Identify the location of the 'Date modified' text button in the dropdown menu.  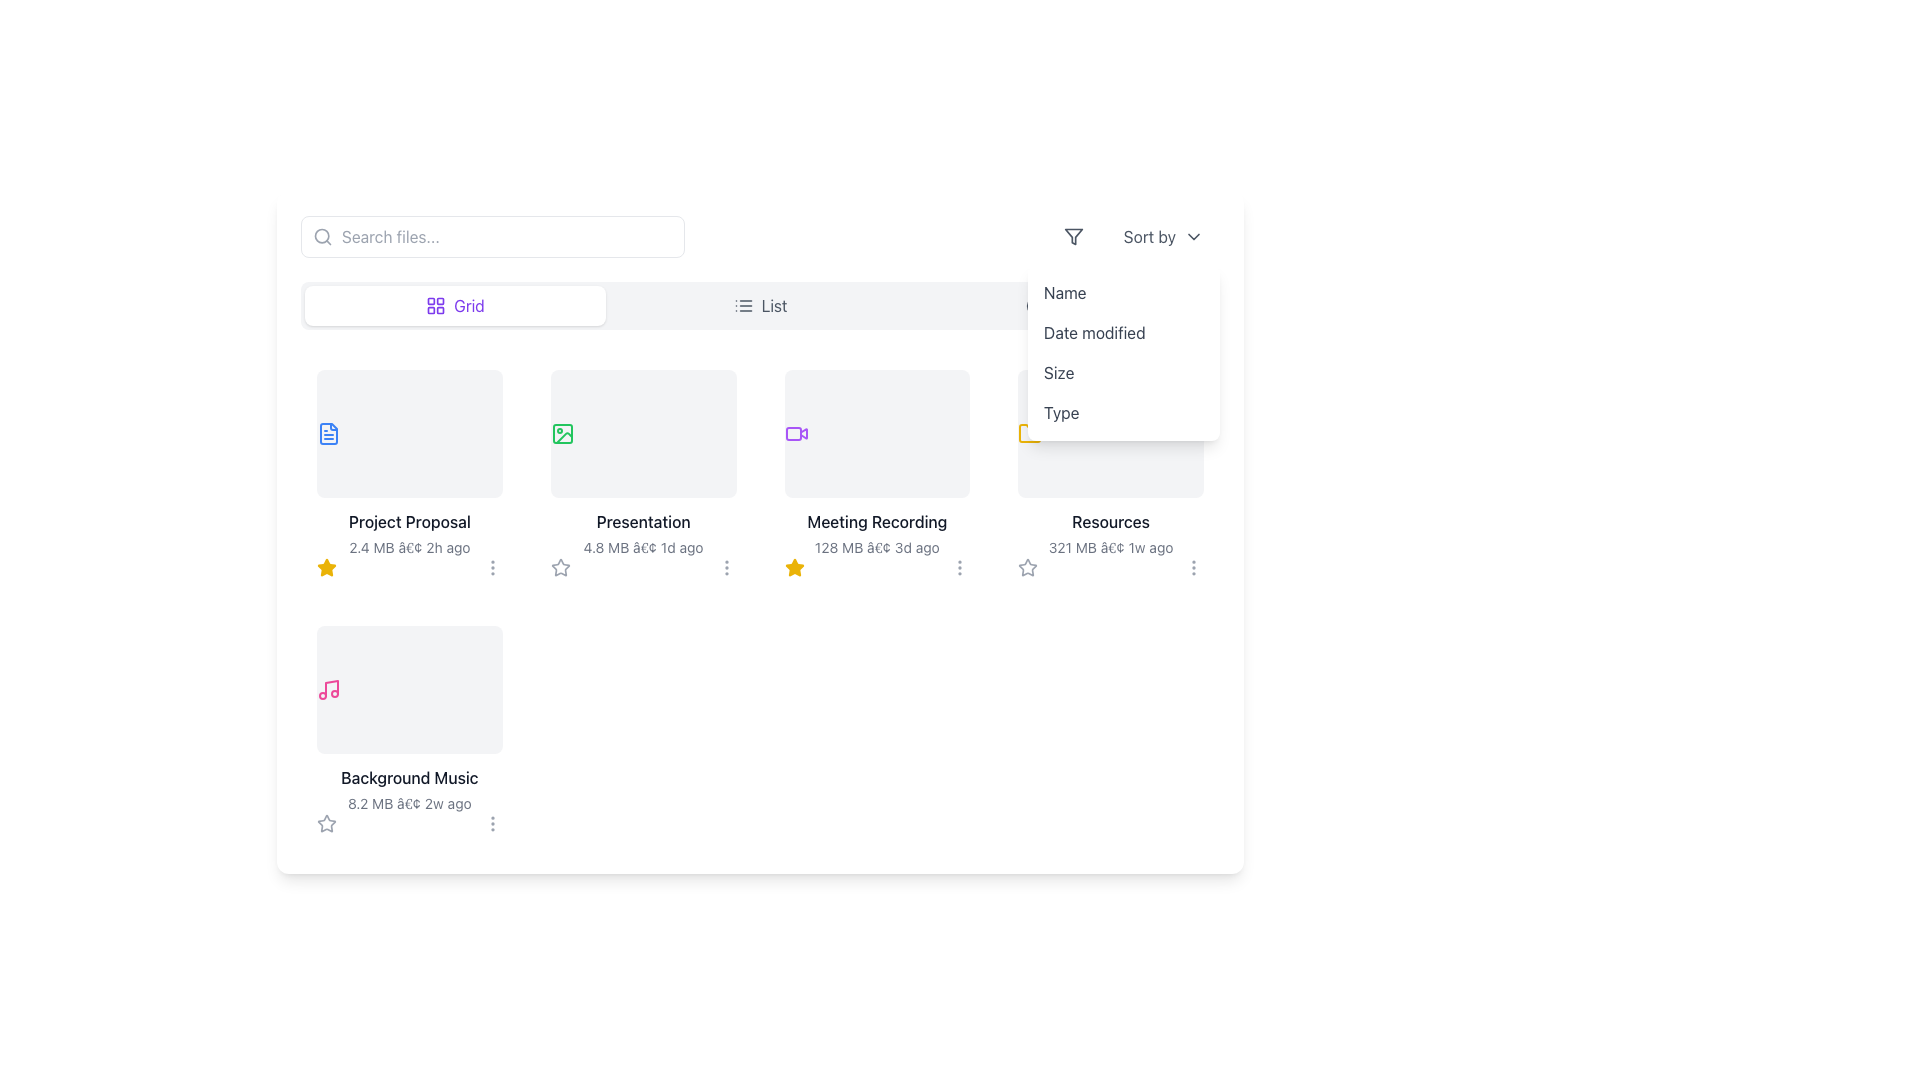
(1123, 331).